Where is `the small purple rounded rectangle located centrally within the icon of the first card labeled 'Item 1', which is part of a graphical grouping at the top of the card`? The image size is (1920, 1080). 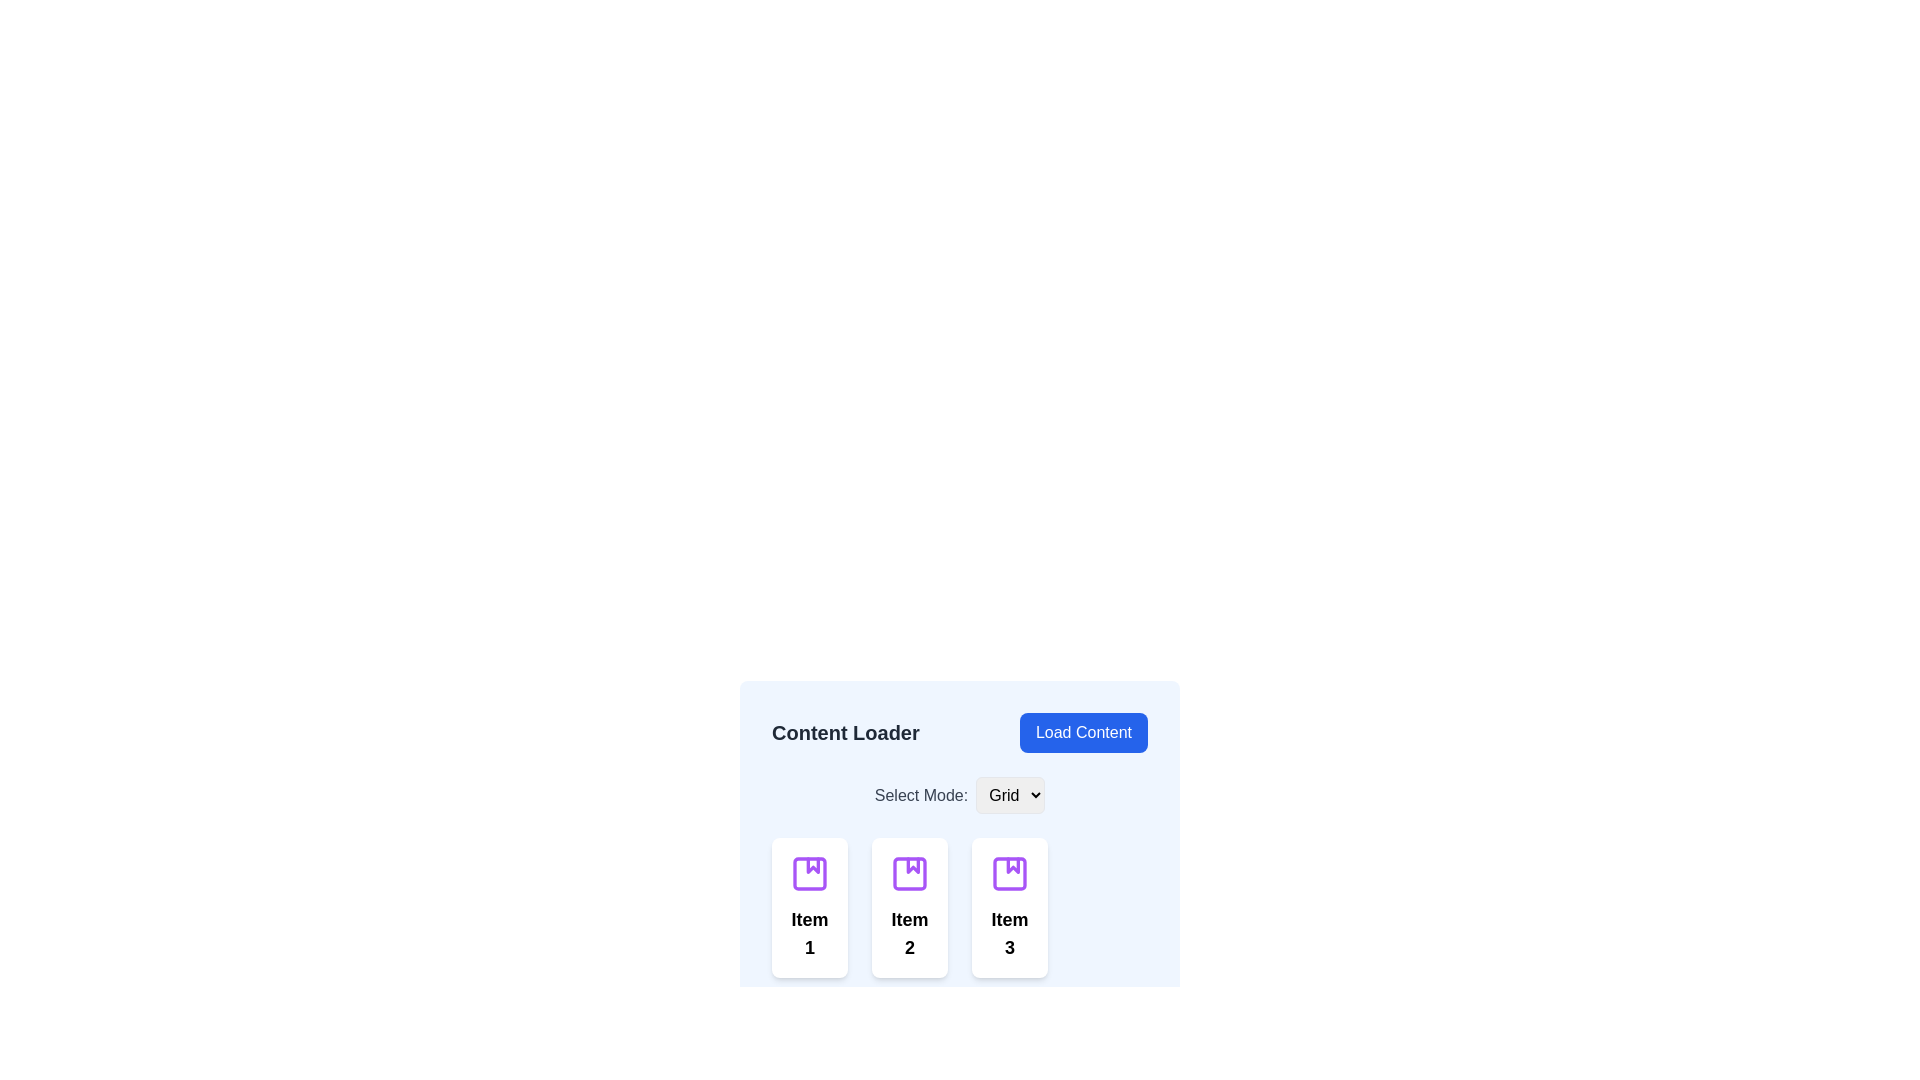
the small purple rounded rectangle located centrally within the icon of the first card labeled 'Item 1', which is part of a graphical grouping at the top of the card is located at coordinates (810, 873).